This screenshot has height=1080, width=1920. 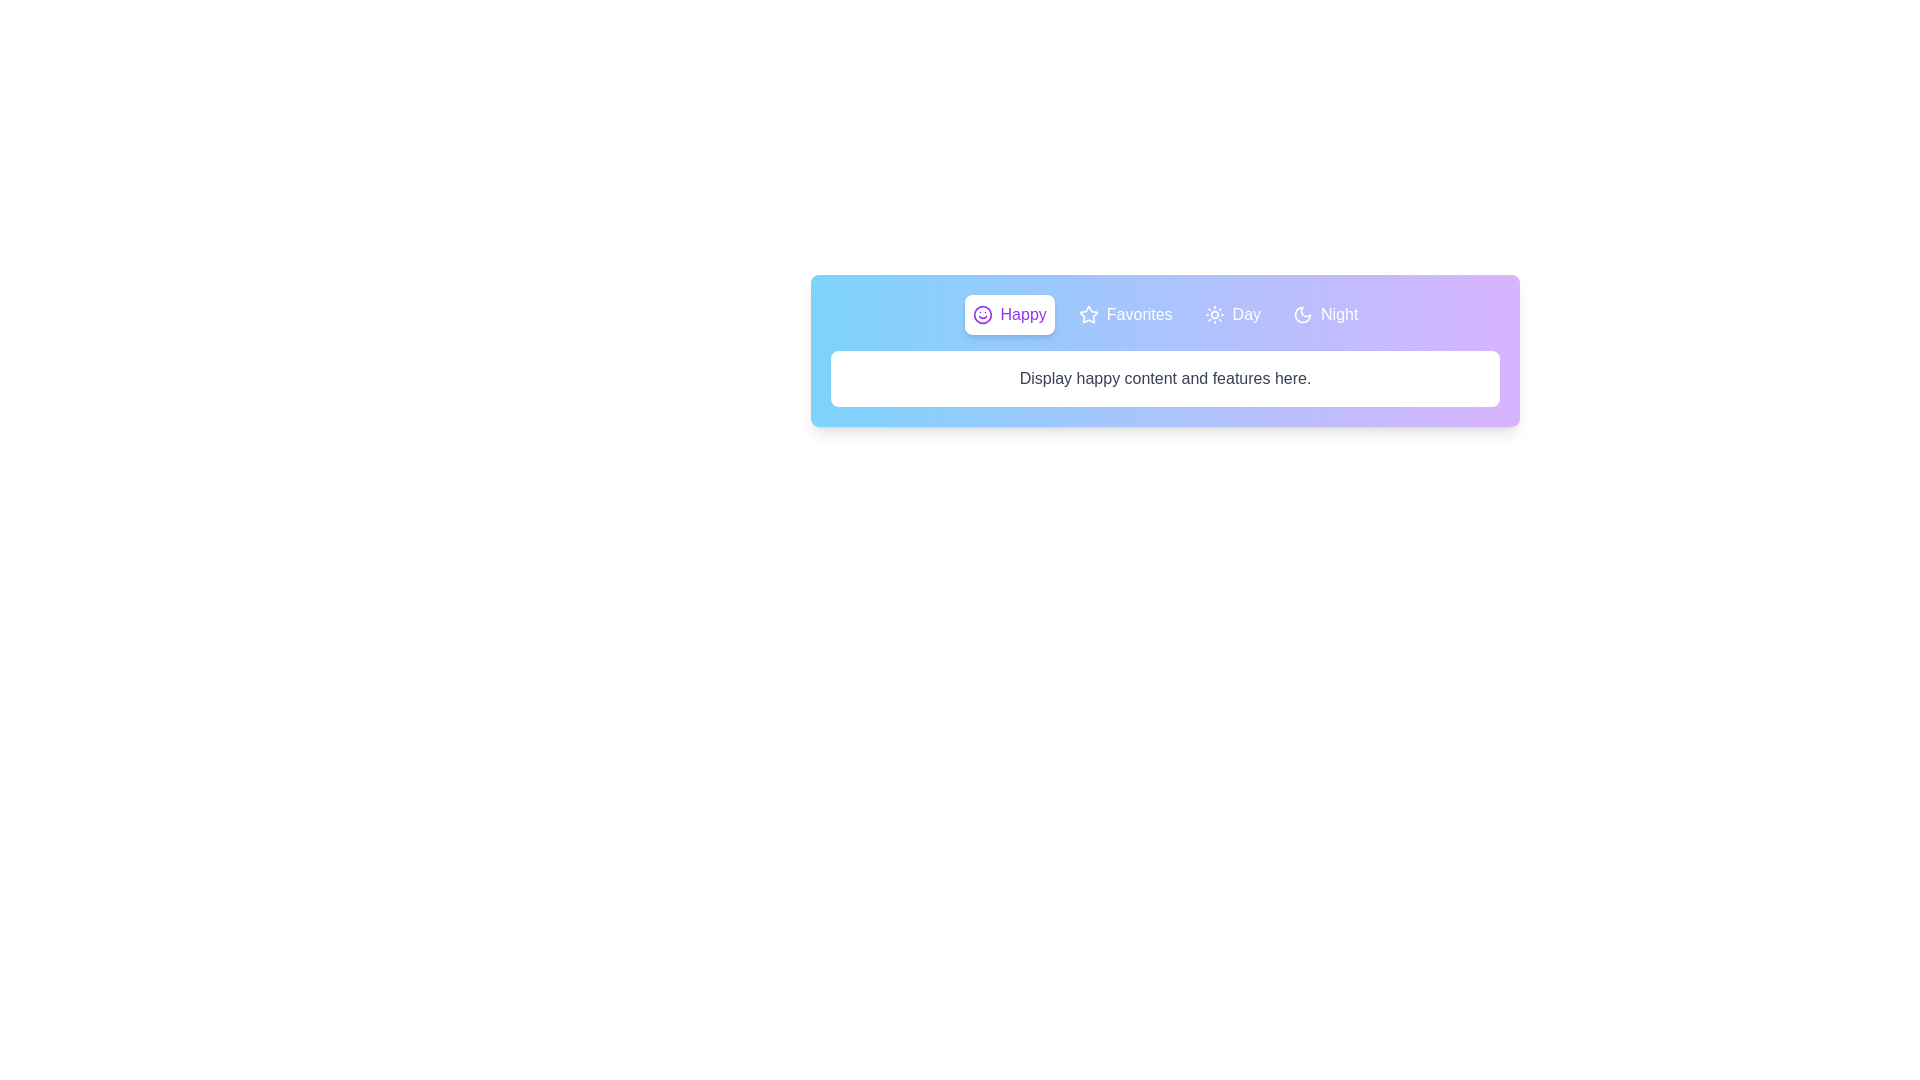 What do you see at coordinates (1125, 315) in the screenshot?
I see `the Favorites tab to switch to its content` at bounding box center [1125, 315].